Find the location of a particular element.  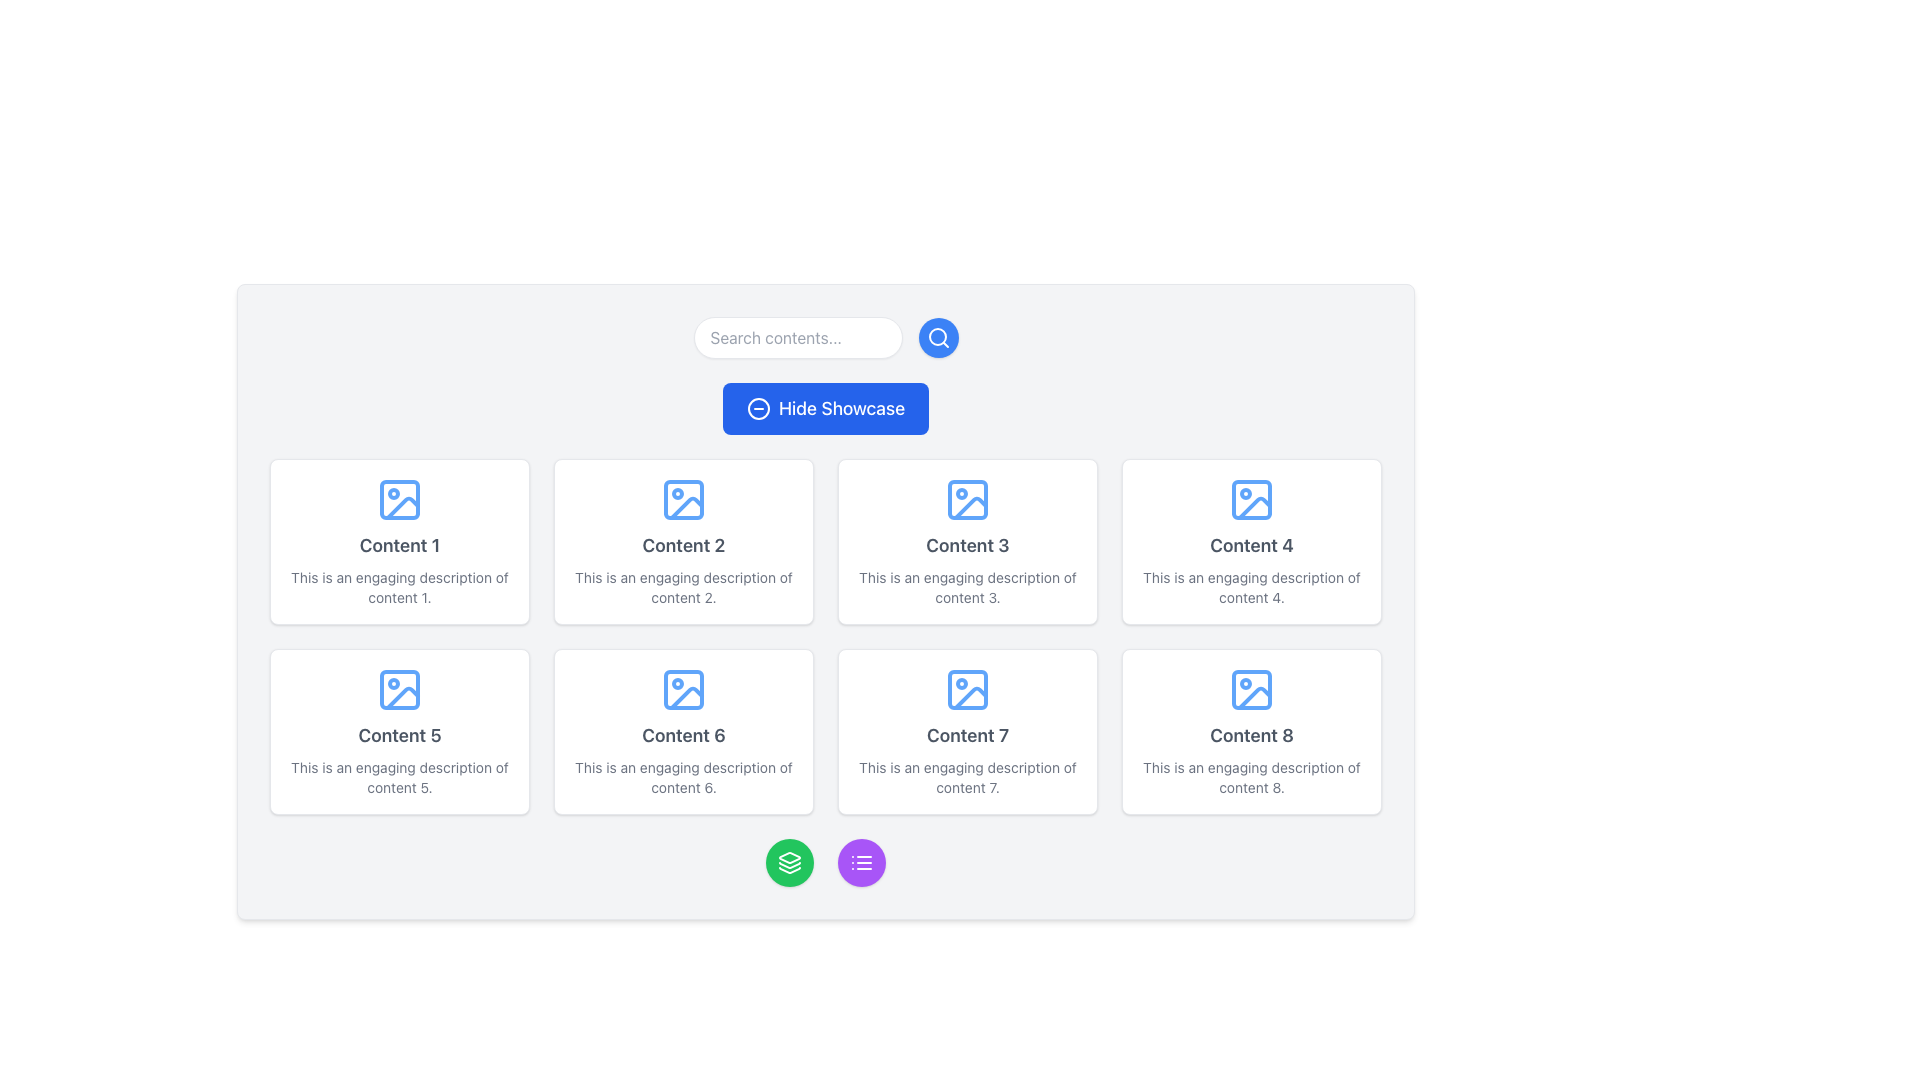

the Content card, which is the second item in the first row of the grid layout is located at coordinates (684, 542).